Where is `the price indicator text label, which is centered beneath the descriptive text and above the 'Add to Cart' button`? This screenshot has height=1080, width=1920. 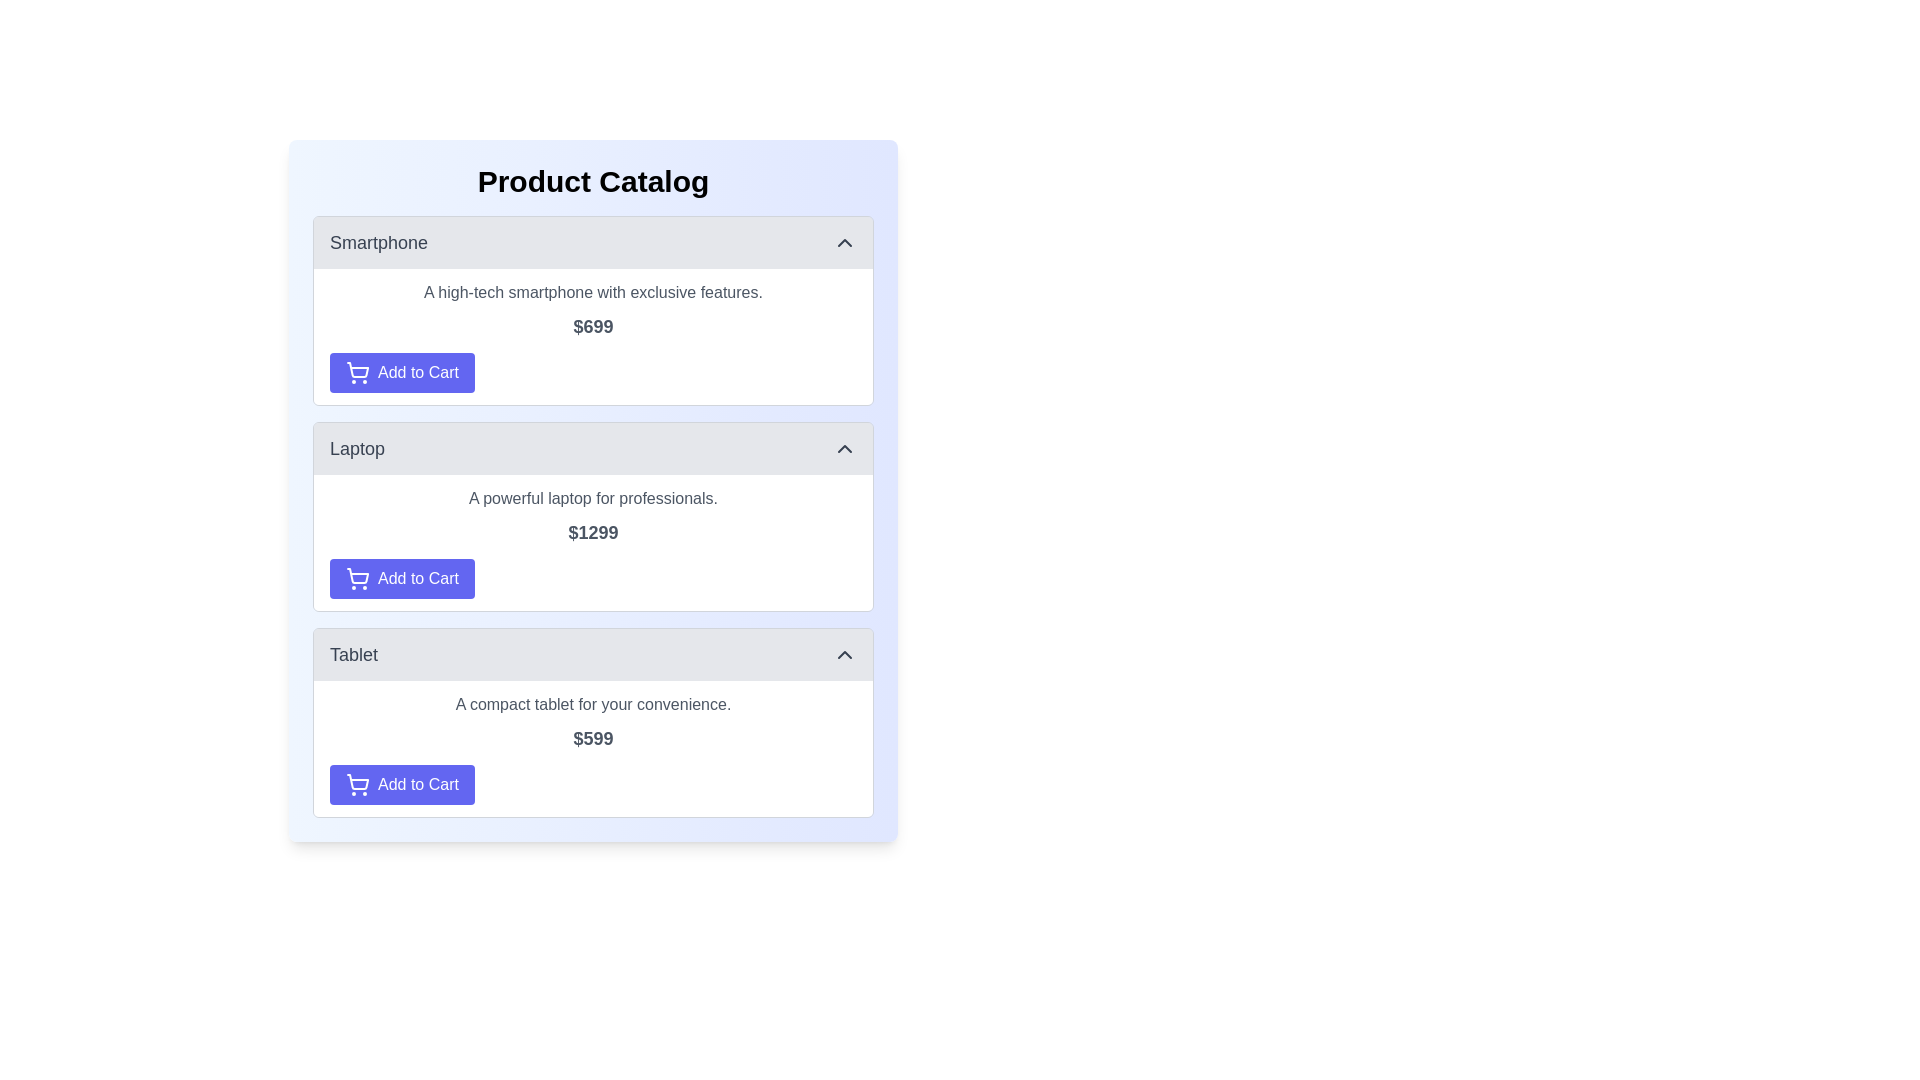 the price indicator text label, which is centered beneath the descriptive text and above the 'Add to Cart' button is located at coordinates (592, 326).